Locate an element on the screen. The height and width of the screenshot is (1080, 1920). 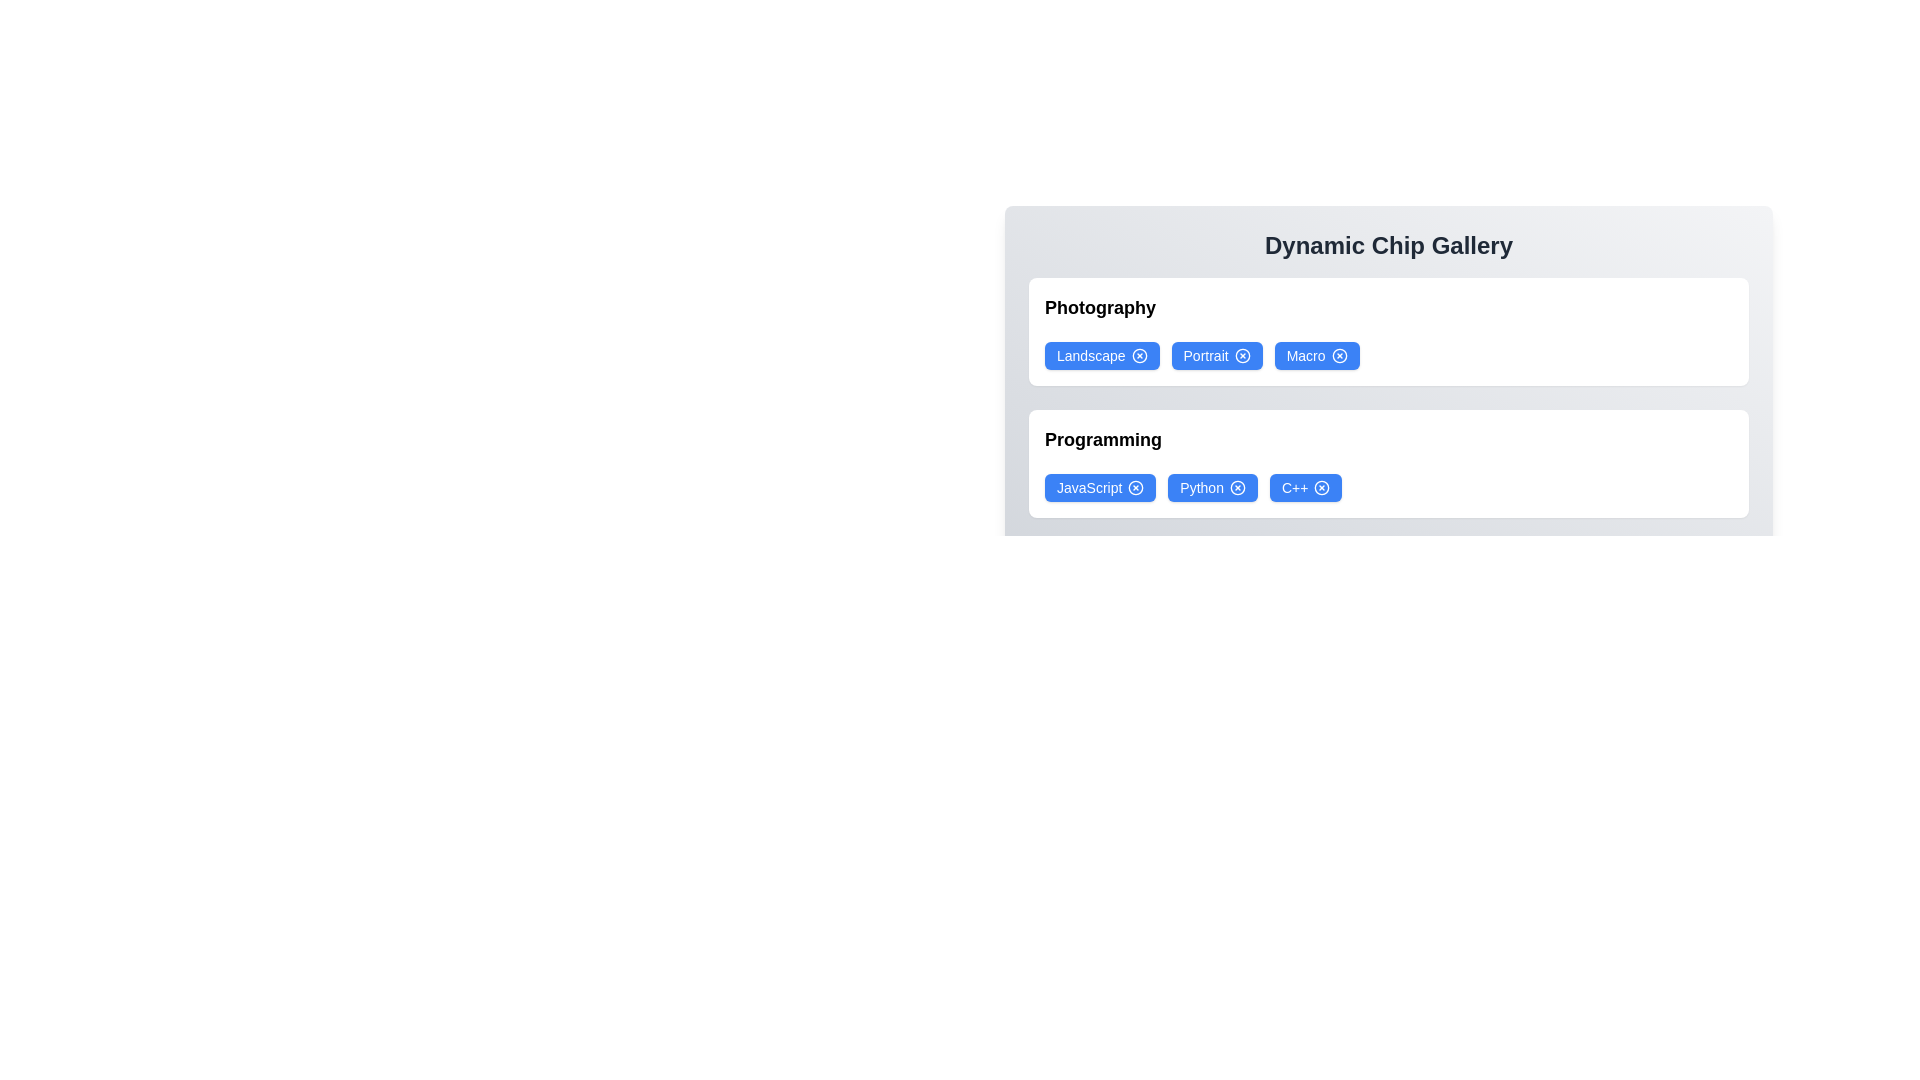
the chip labeled Landscape to select it is located at coordinates (1101, 354).